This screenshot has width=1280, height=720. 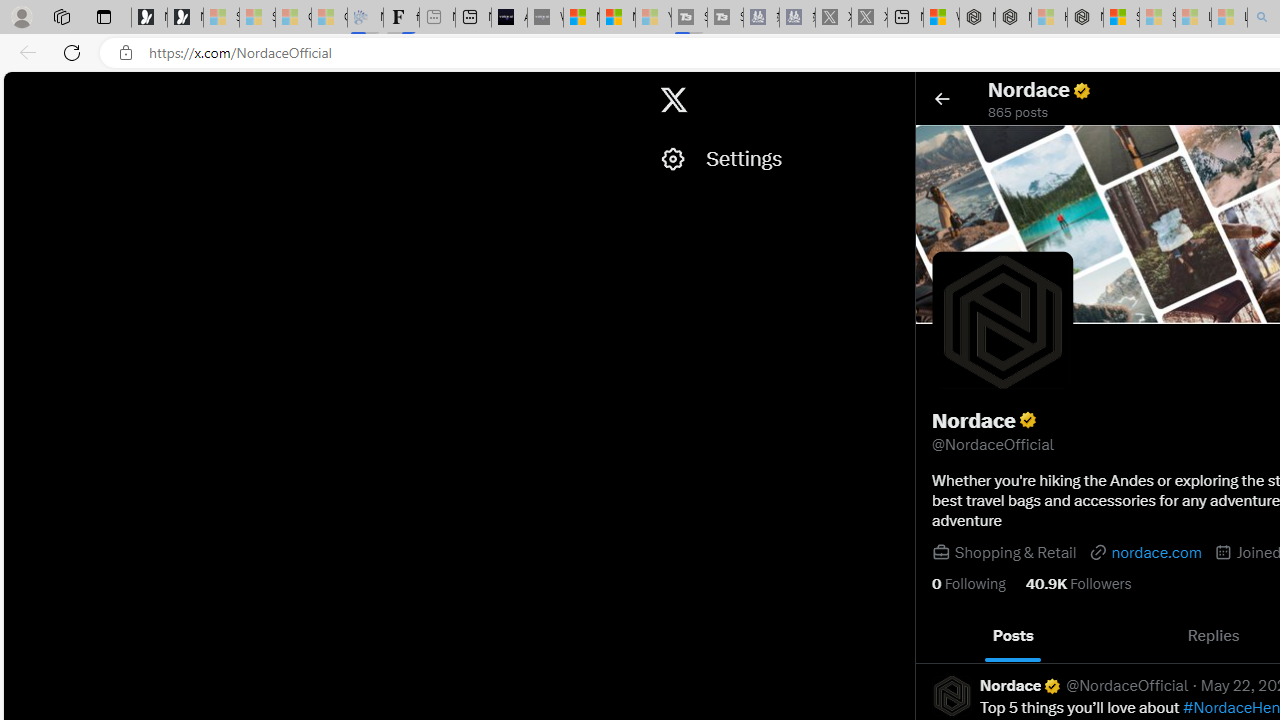 I want to click on 'What', so click(x=545, y=17).